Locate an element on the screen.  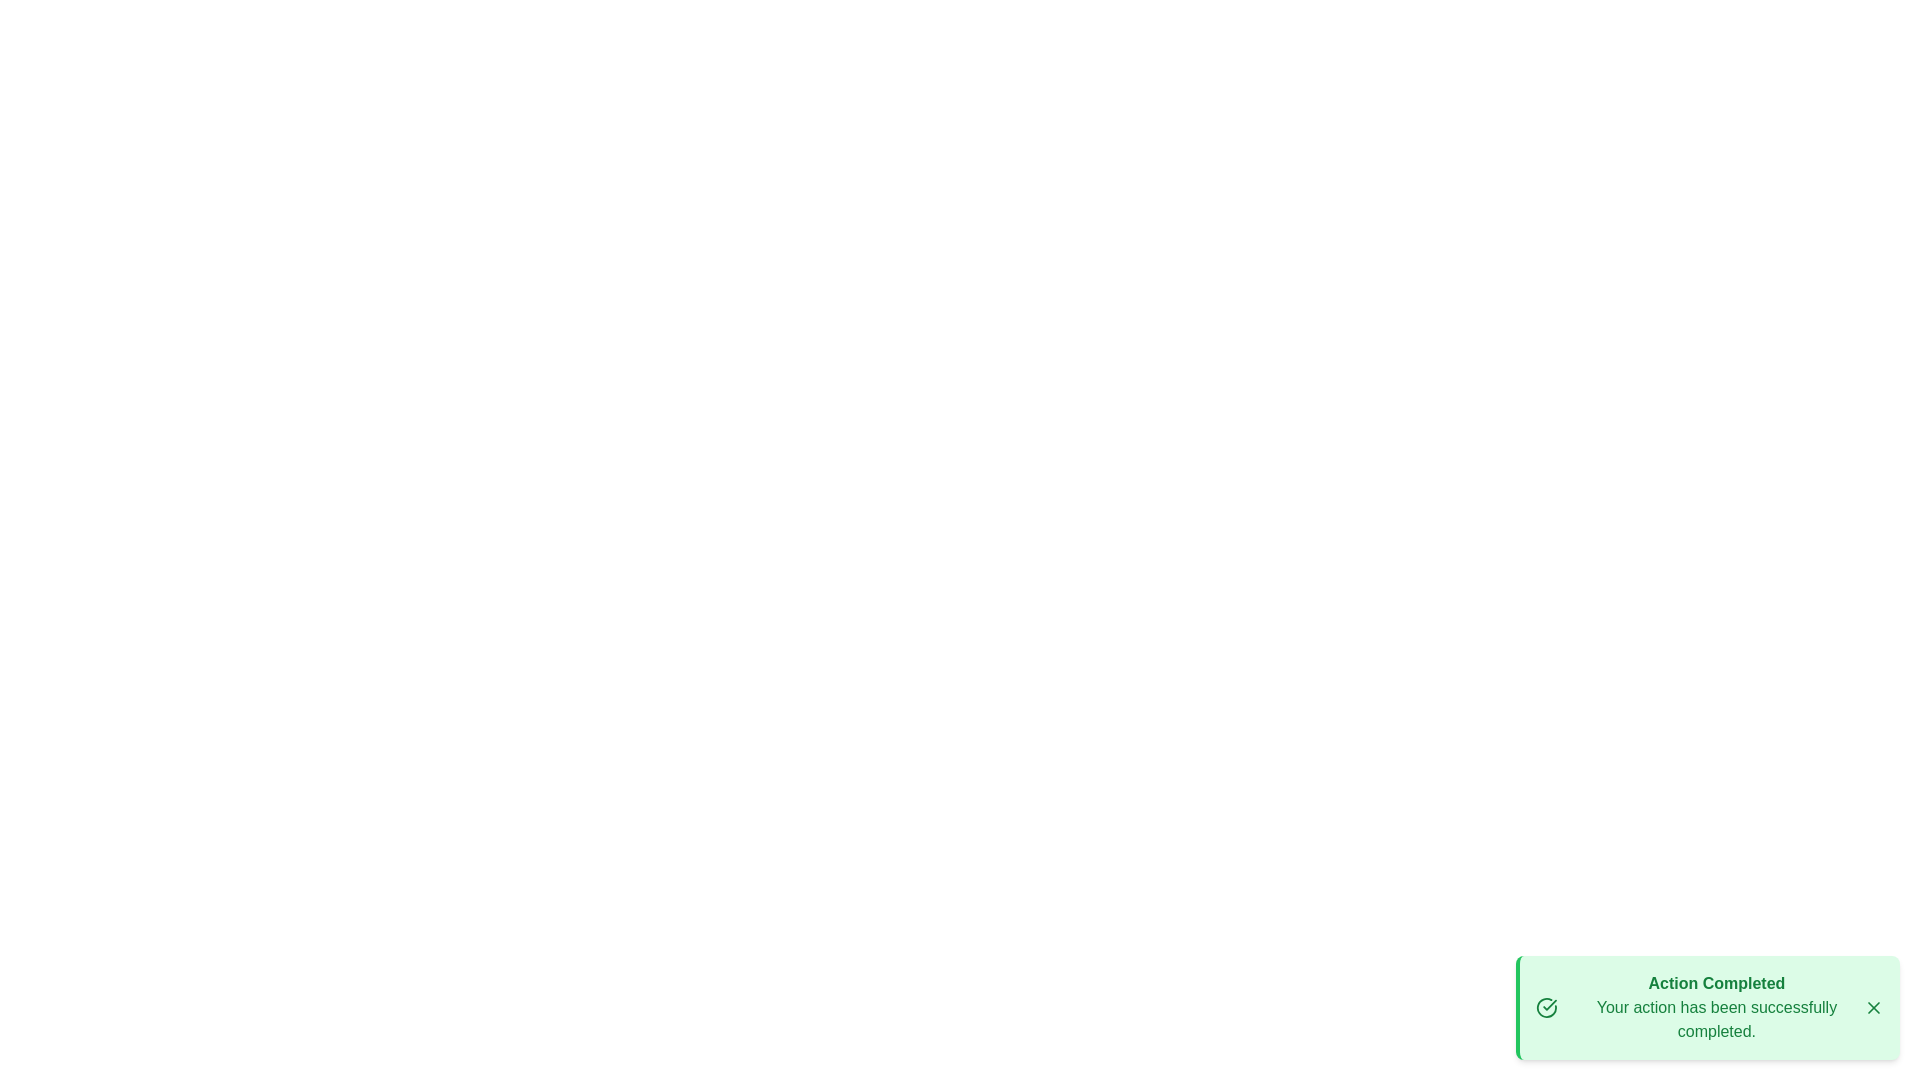
the close button to dismiss the notification is located at coordinates (1872, 1007).